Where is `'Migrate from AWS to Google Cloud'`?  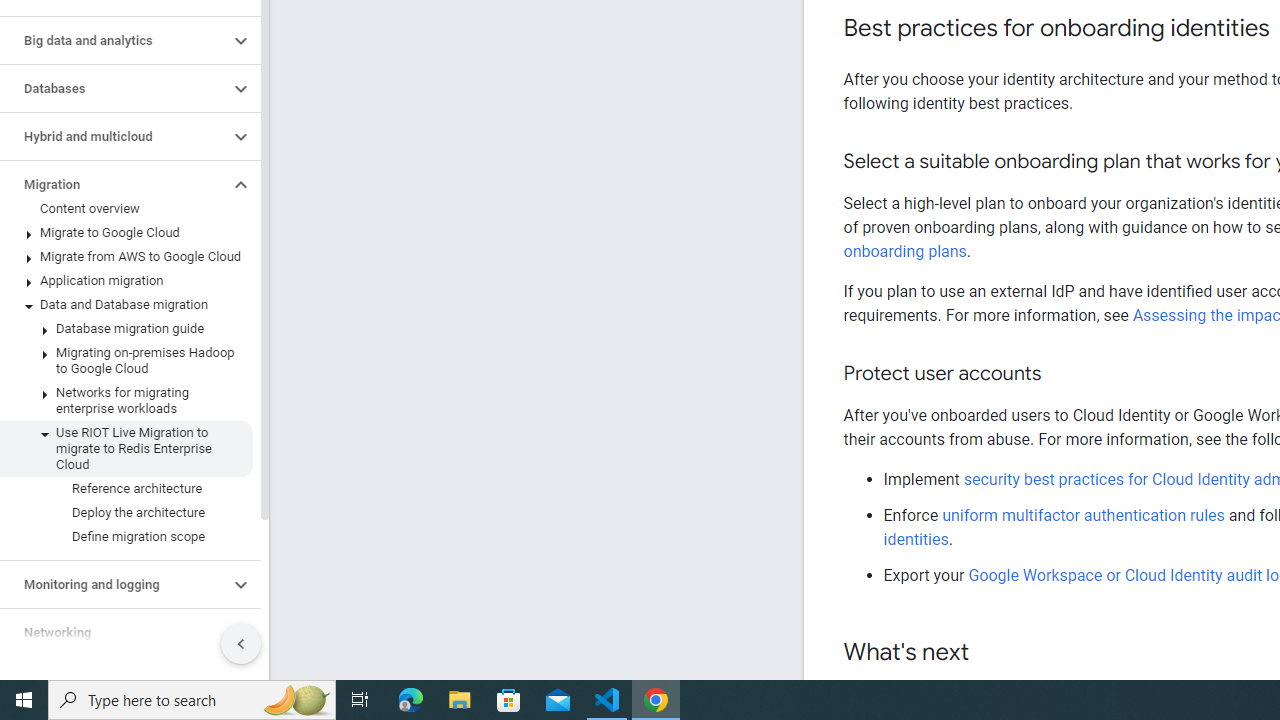 'Migrate from AWS to Google Cloud' is located at coordinates (125, 256).